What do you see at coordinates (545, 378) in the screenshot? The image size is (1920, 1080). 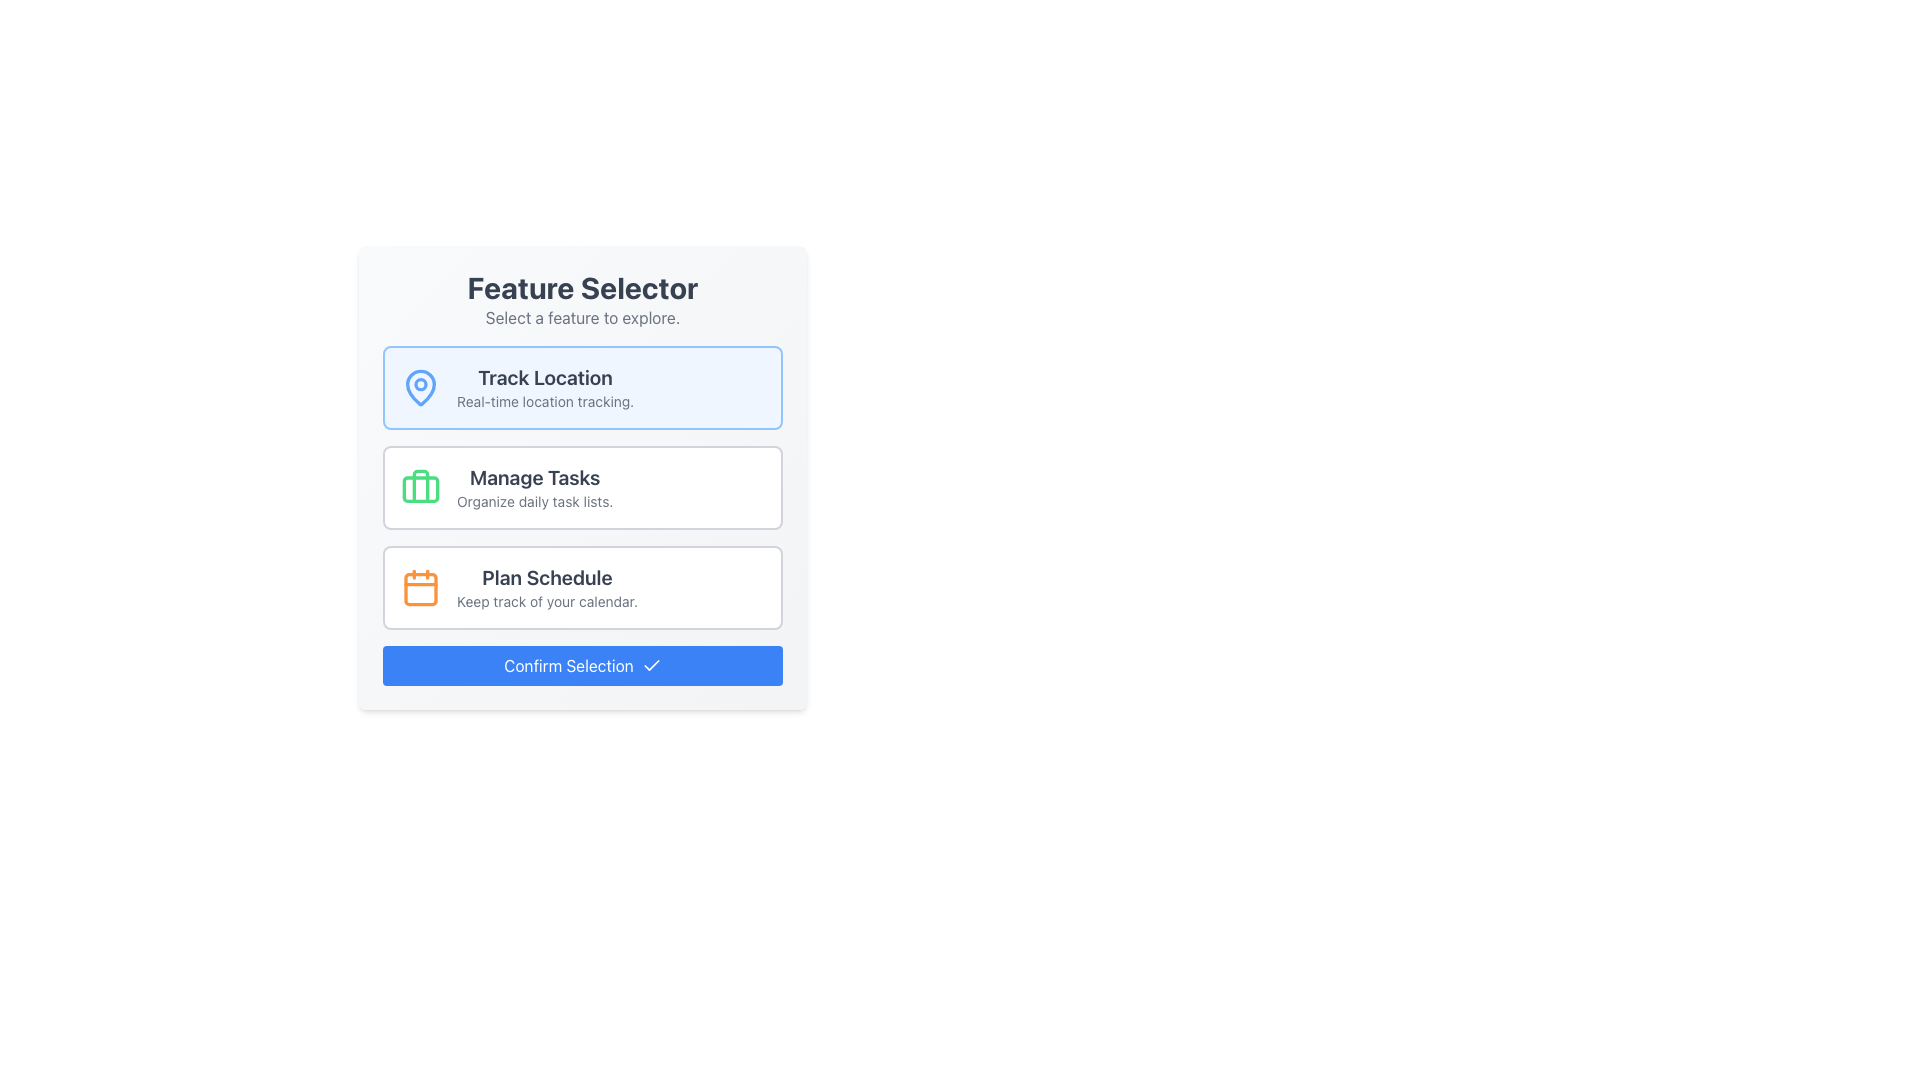 I see `displayed text of the primary text label for the 'Track Location' functionality, which is located at the top of its section above the smaller descriptive text 'Real-time location tracking.'` at bounding box center [545, 378].